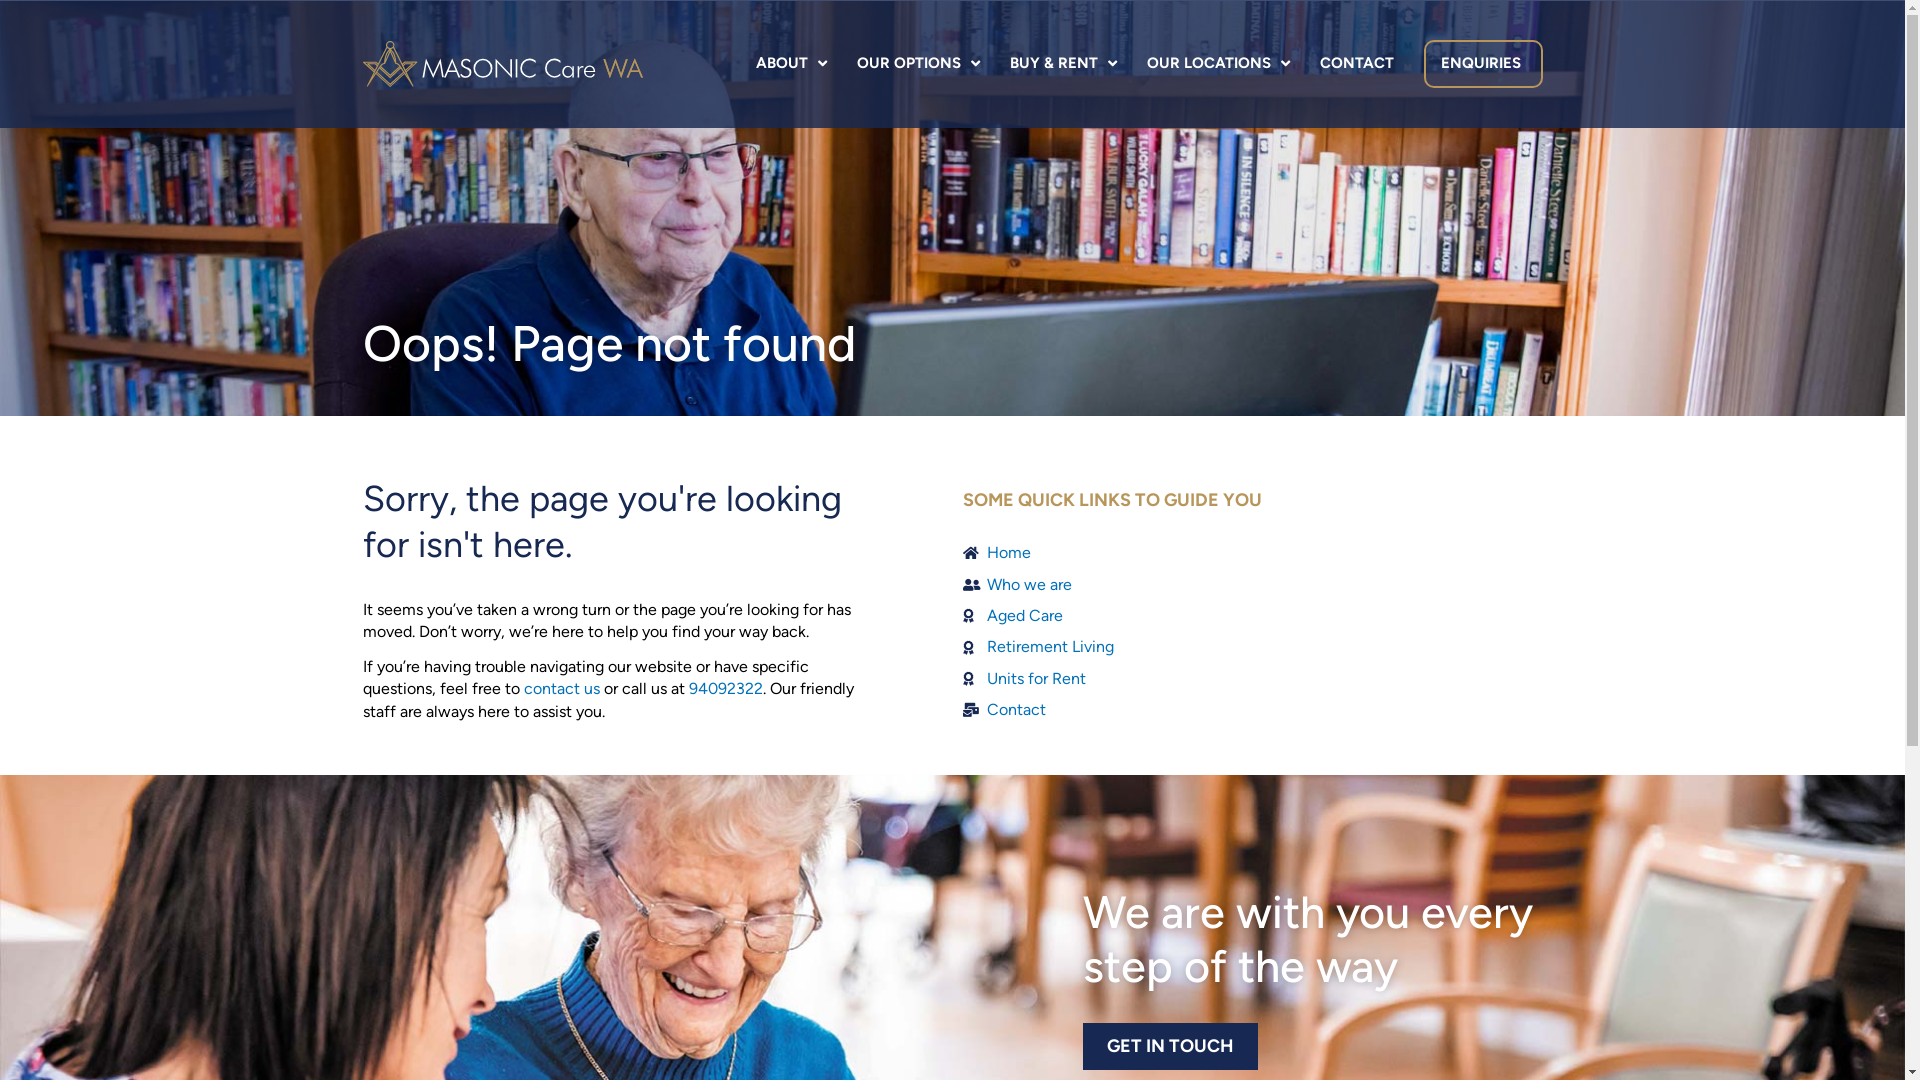  I want to click on 'CONTACT', so click(1314, 63).